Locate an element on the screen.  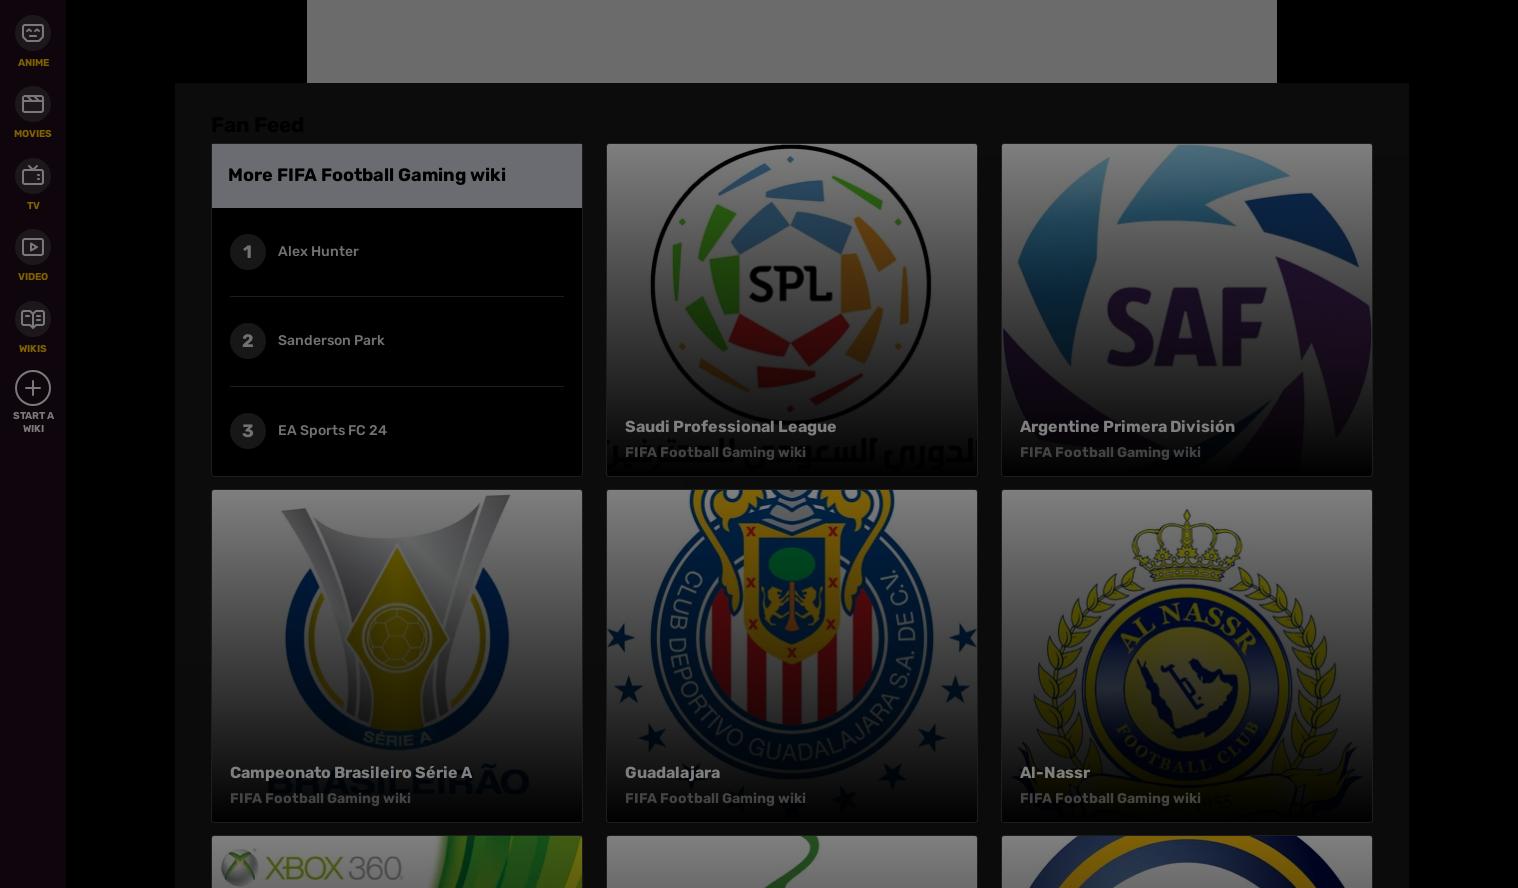
'Follow Us' is located at coordinates (333, 67).